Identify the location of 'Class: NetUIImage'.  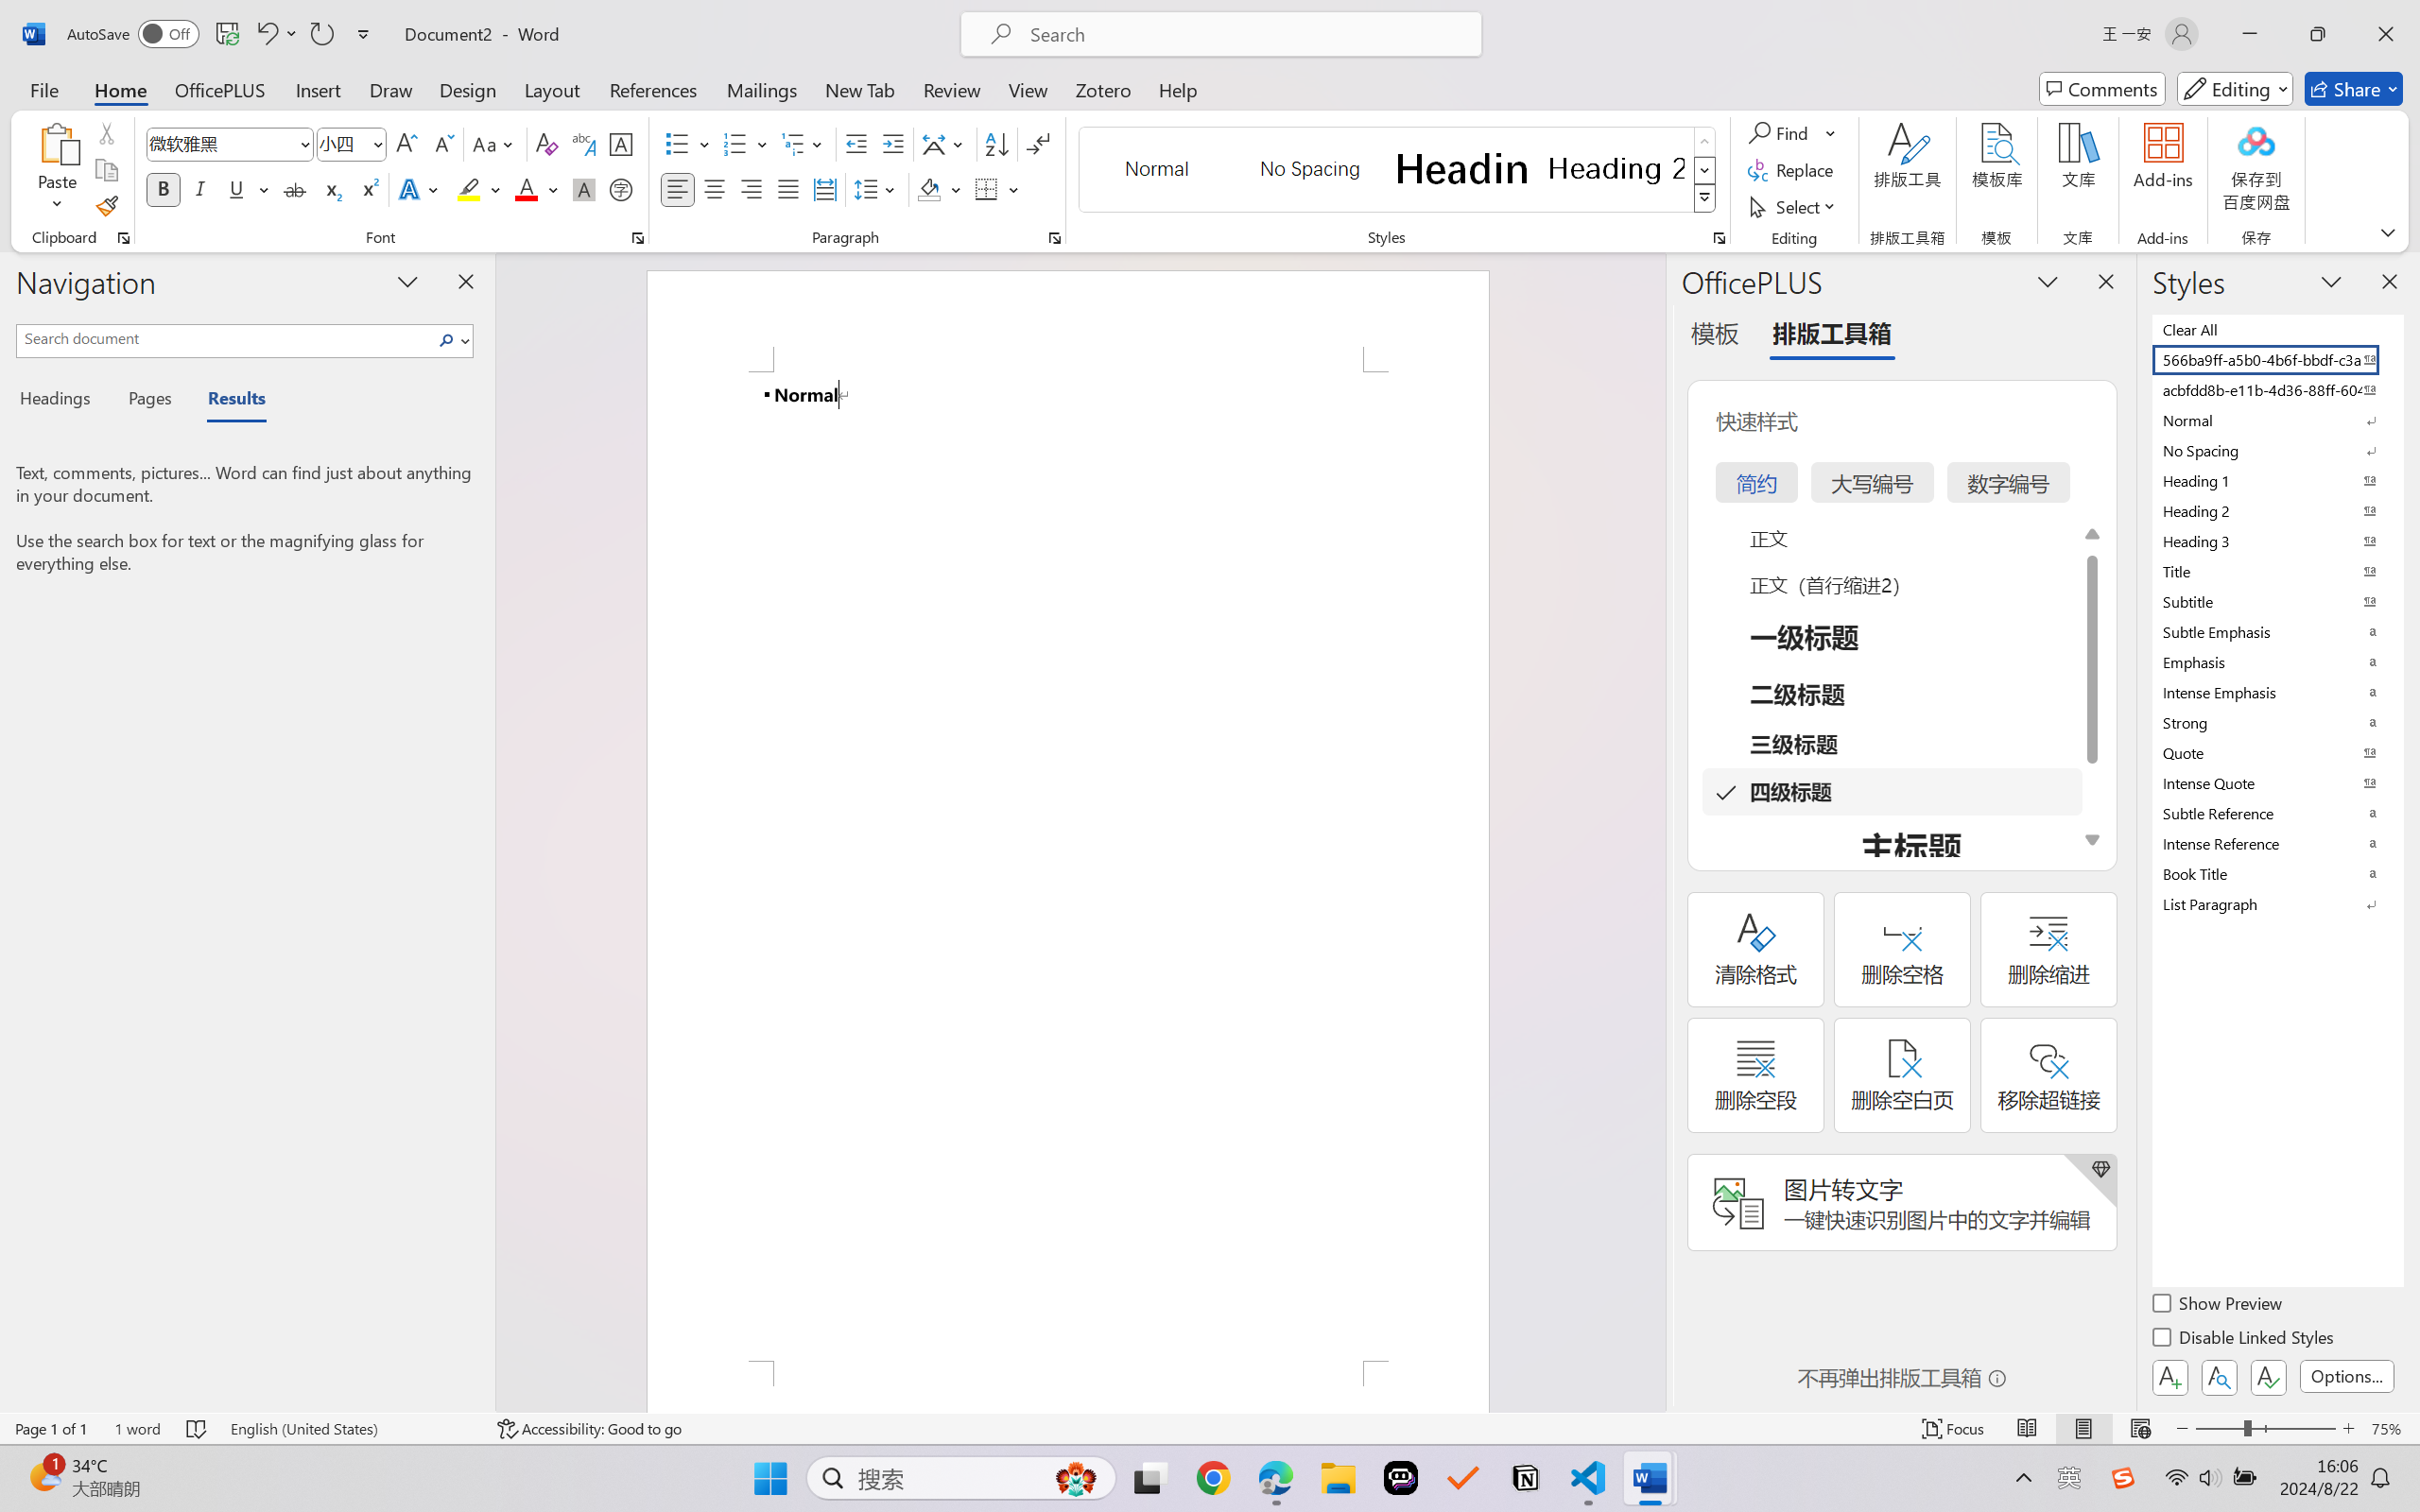
(1703, 198).